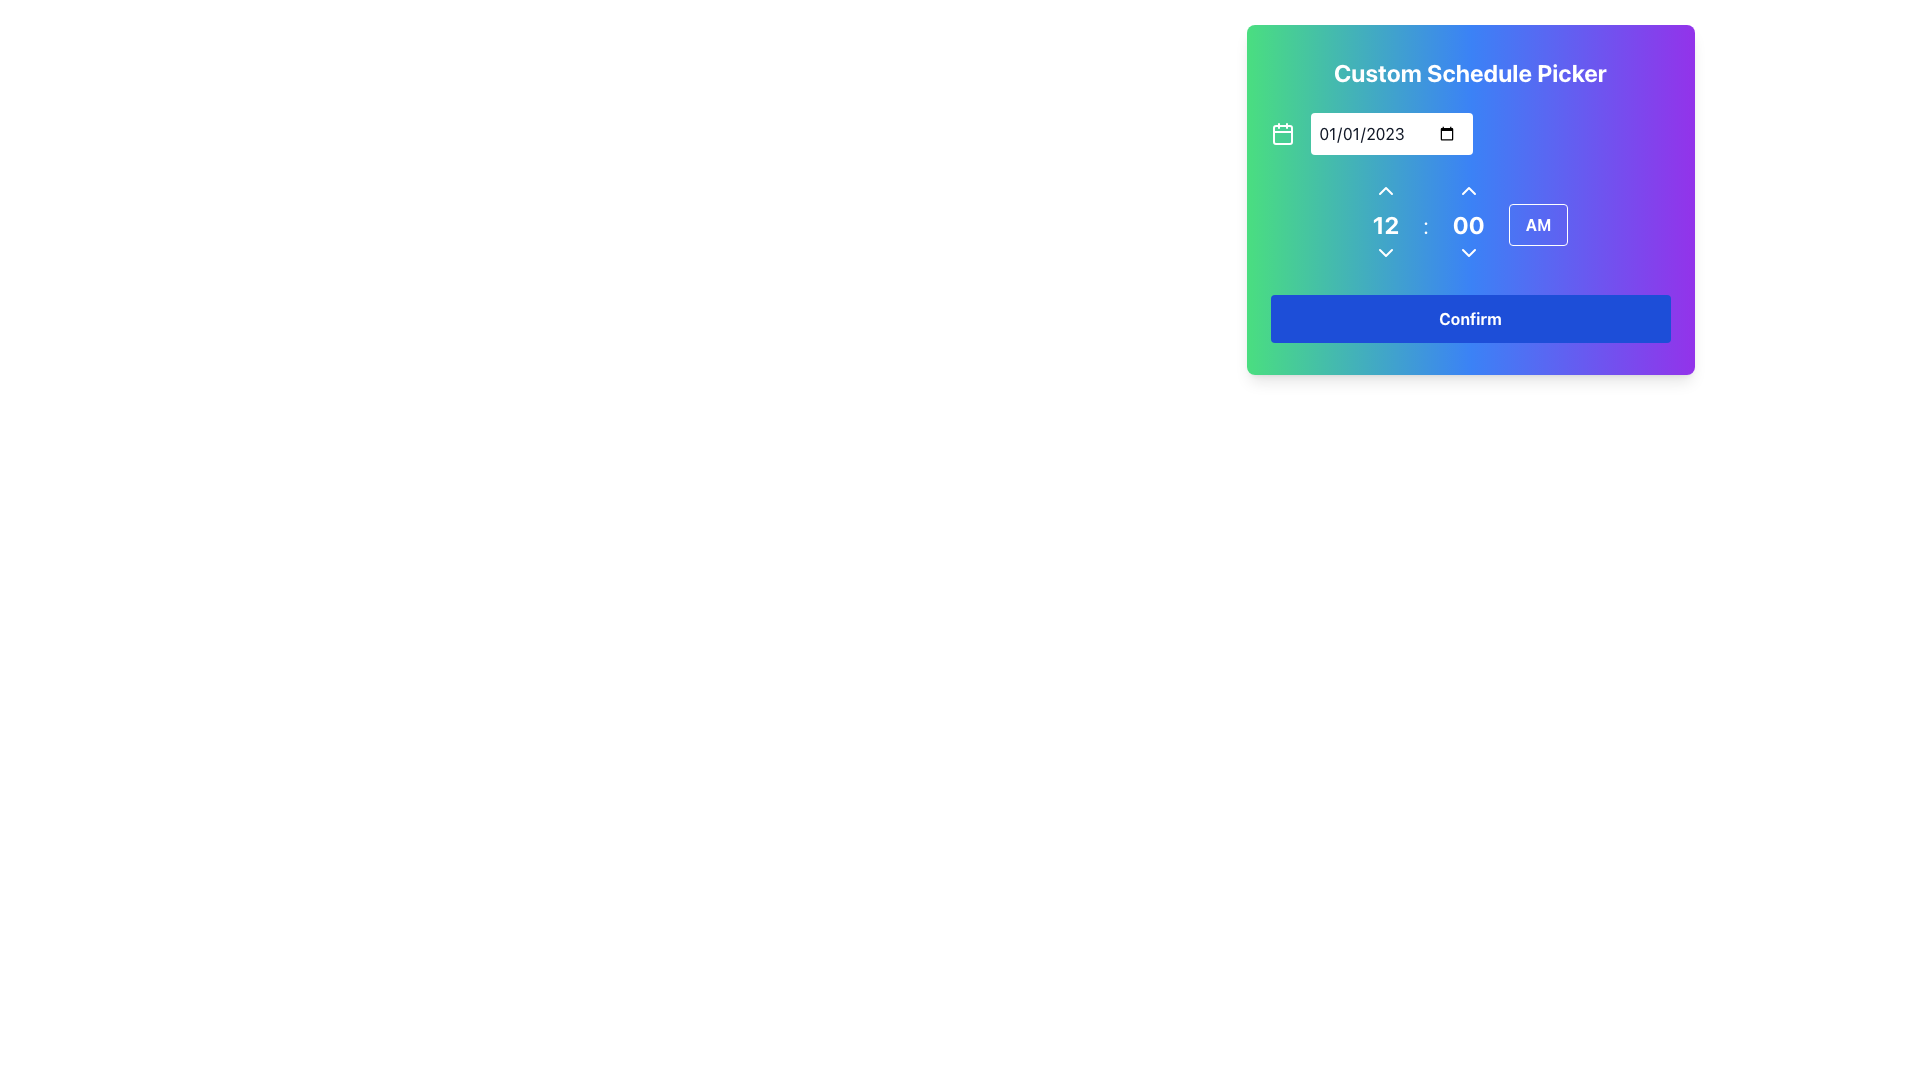 The height and width of the screenshot is (1080, 1920). What do you see at coordinates (1468, 224) in the screenshot?
I see `the bold text label displaying '00', which is styled with a large font size and centered on a blue background, part of the time-setting control located between the hour and AM/PM controls` at bounding box center [1468, 224].